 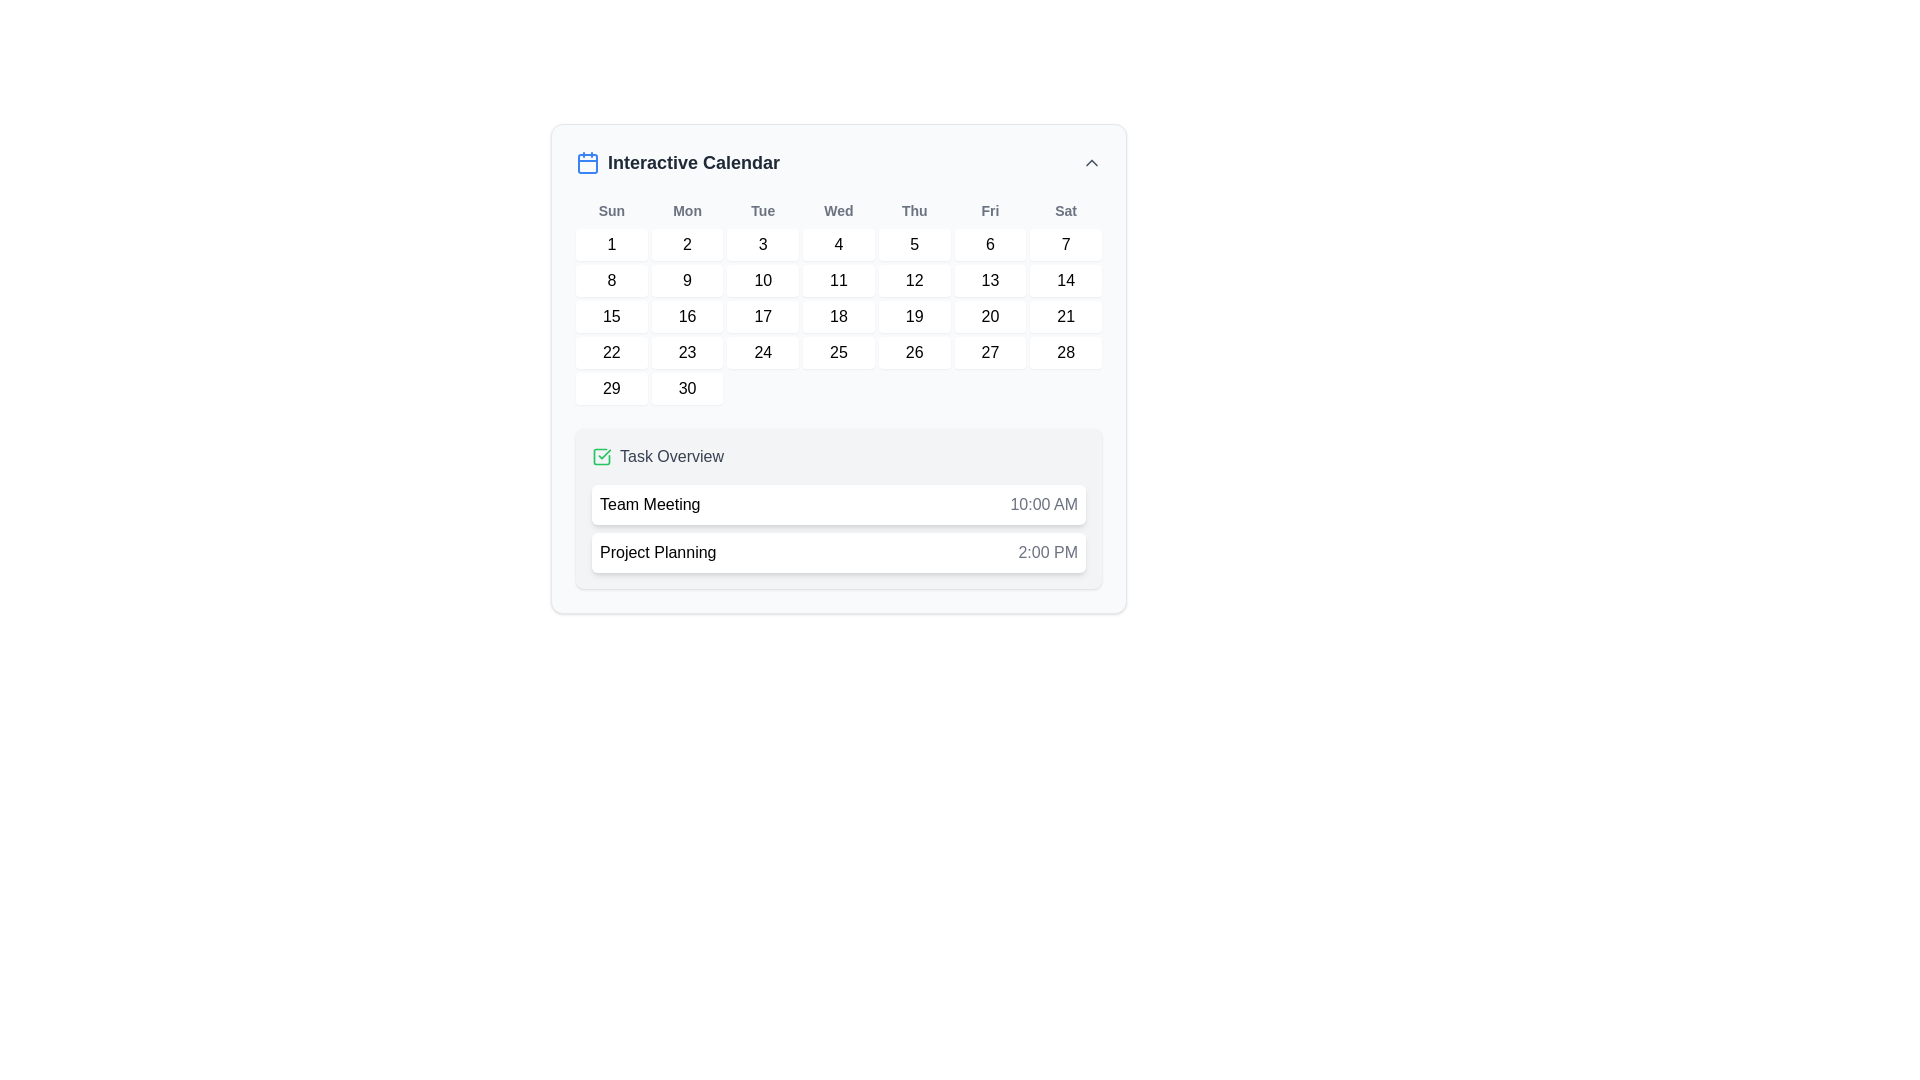 I want to click on the completed task icon located to the left of the 'Task Overview' section title, which indicates the section's completion status, so click(x=600, y=456).